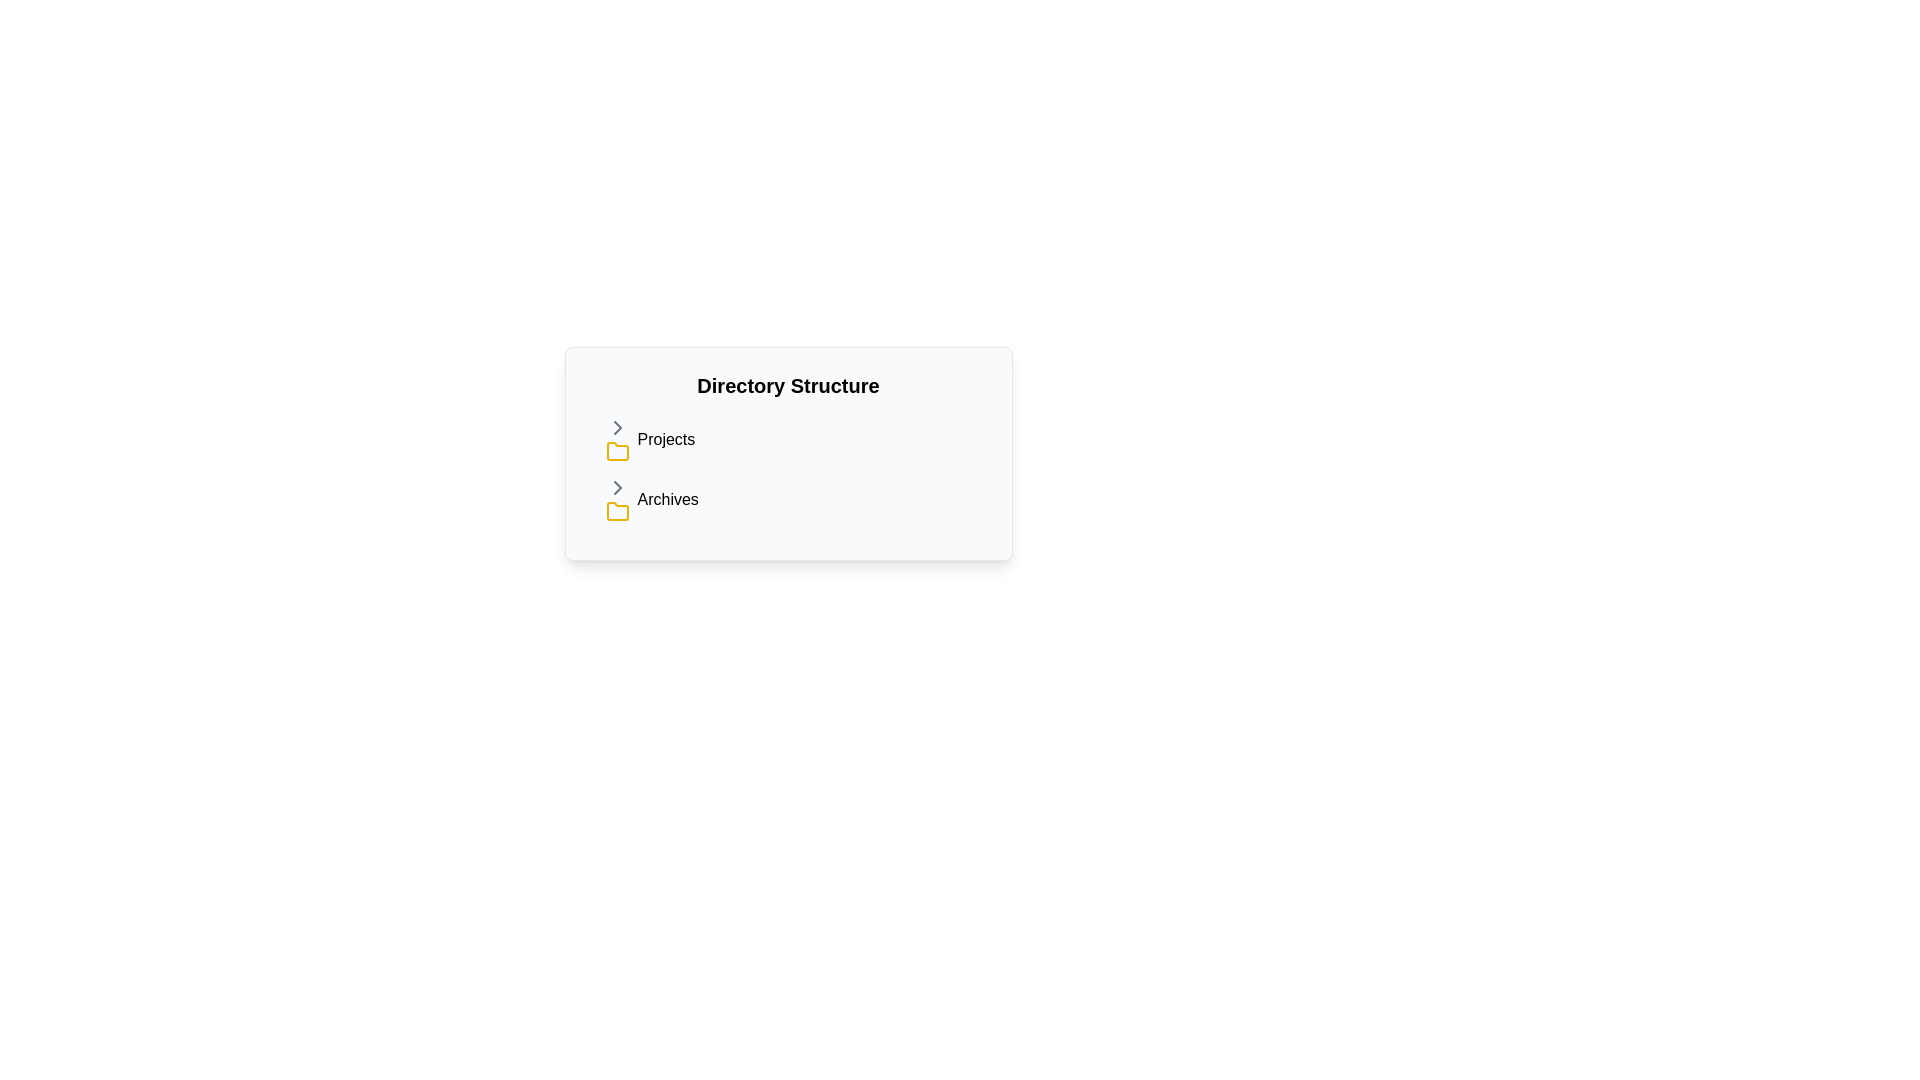  Describe the element at coordinates (667, 499) in the screenshot. I see `the 'Archives' text label, which is styled in a simple font and positioned below the 'Projects' folder in a hierarchical directory structure` at that location.